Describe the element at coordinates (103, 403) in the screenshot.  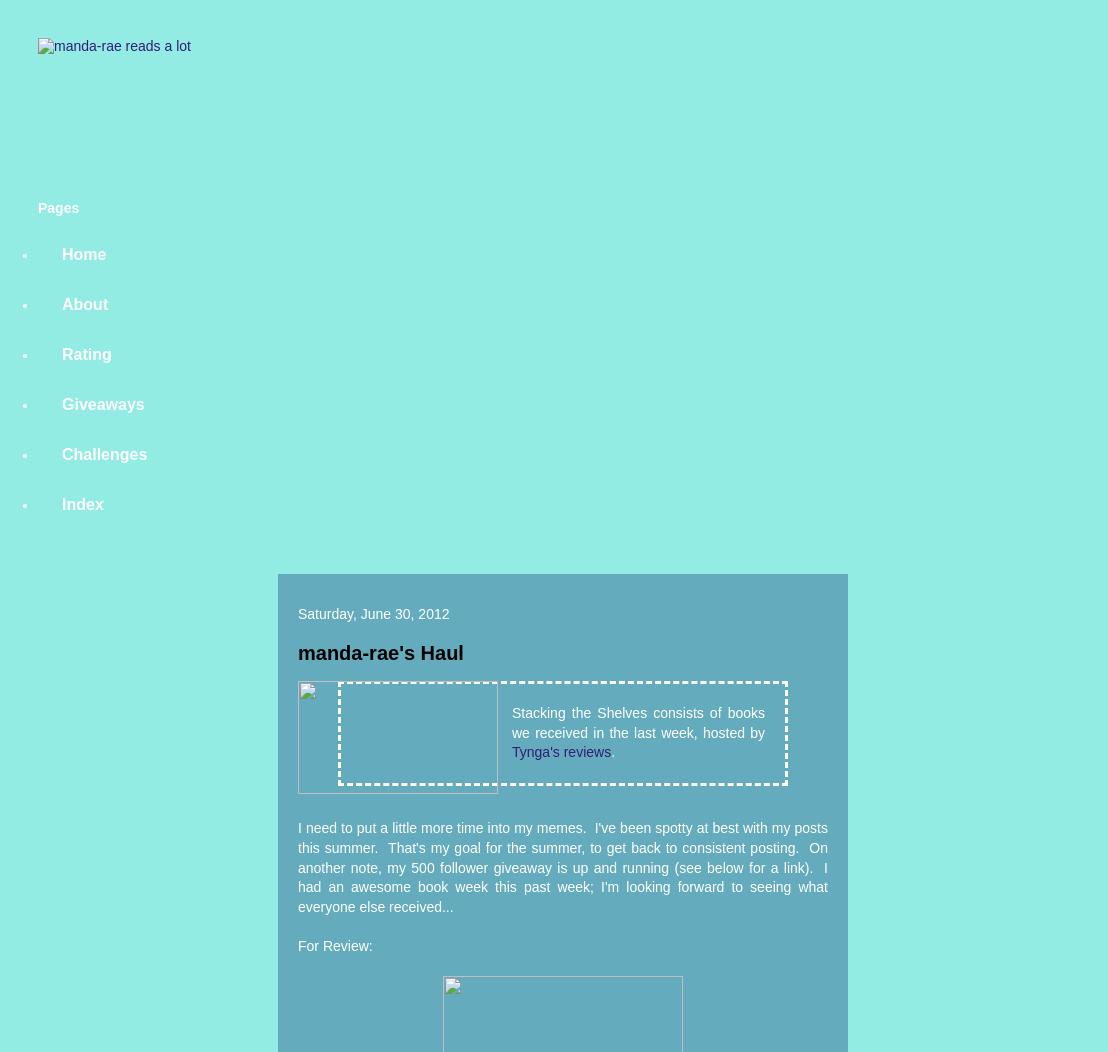
I see `'Giveaways'` at that location.